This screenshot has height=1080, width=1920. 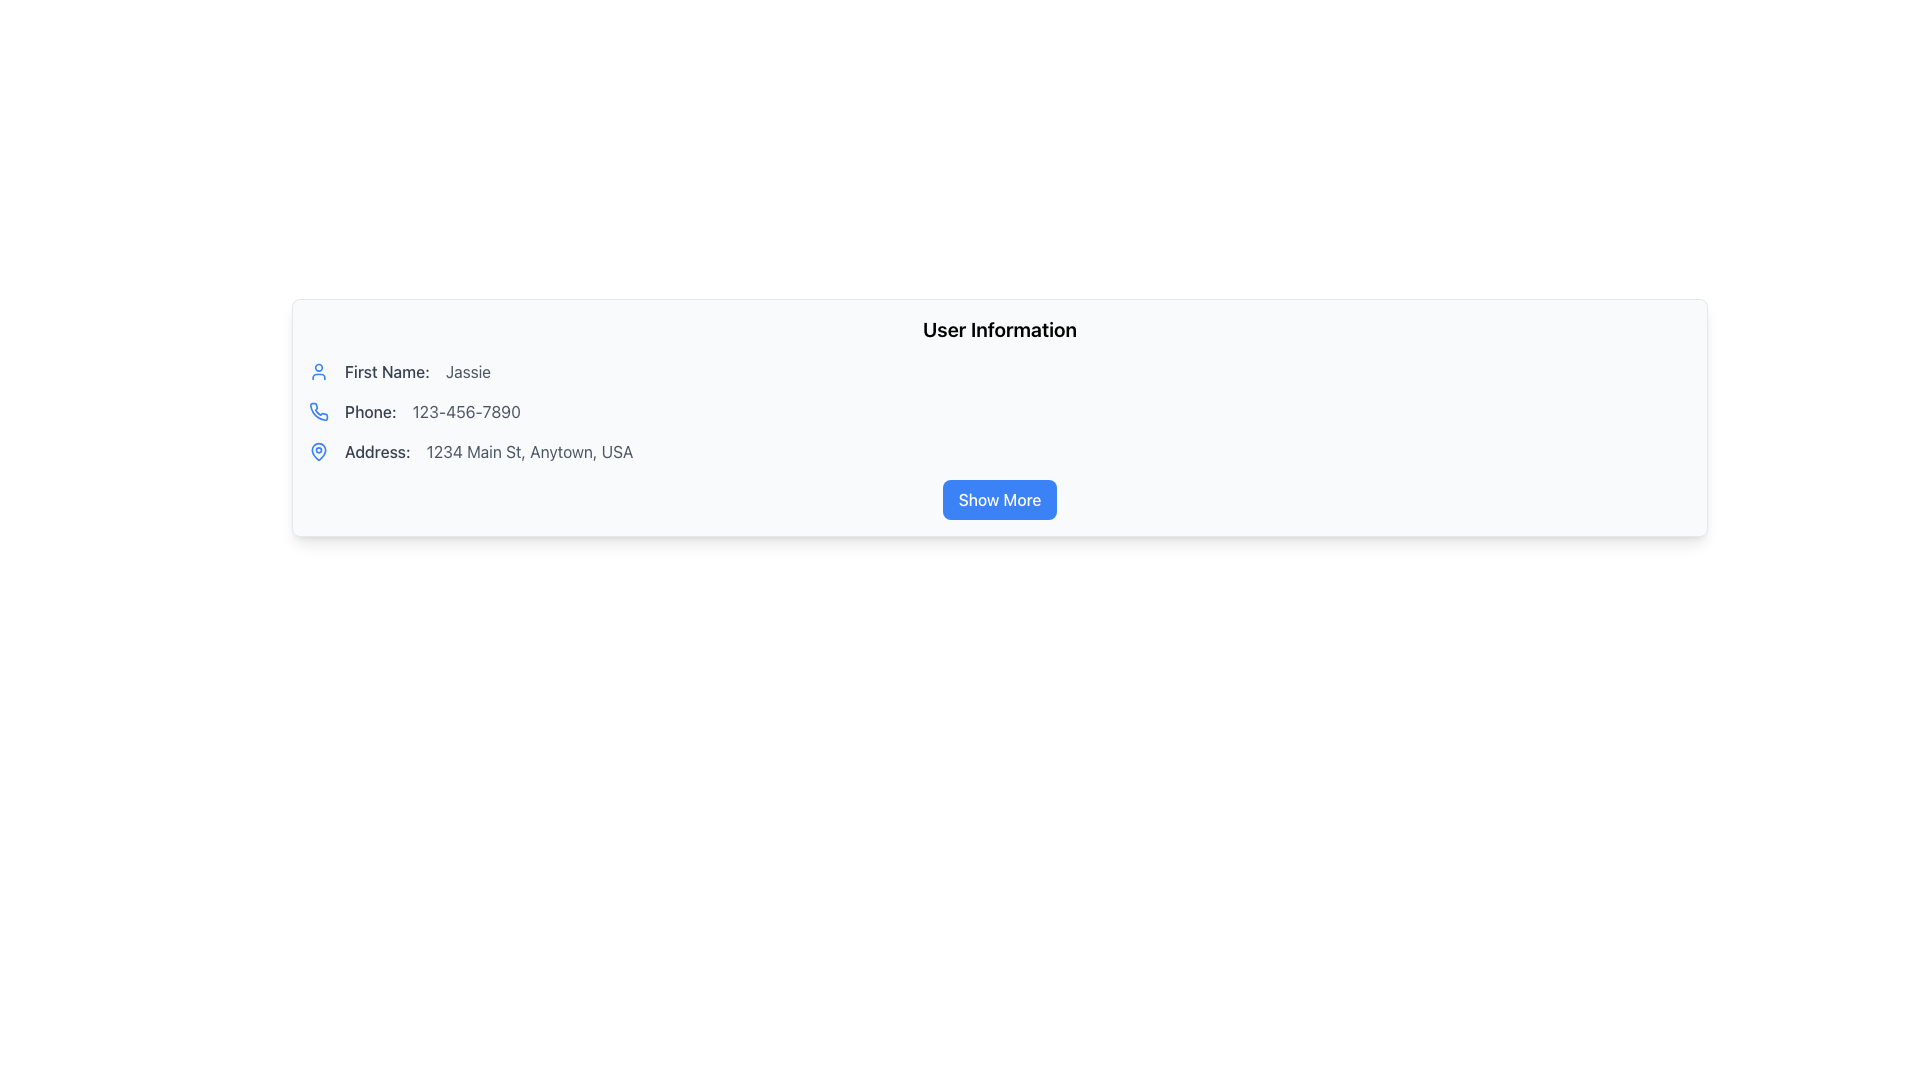 What do you see at coordinates (465, 411) in the screenshot?
I see `text displayed in the Text Display element that shows the phone number '123-456-7890', which is styled in gray and is located to the right of the label 'Phone:' within the 'User Information' section` at bounding box center [465, 411].